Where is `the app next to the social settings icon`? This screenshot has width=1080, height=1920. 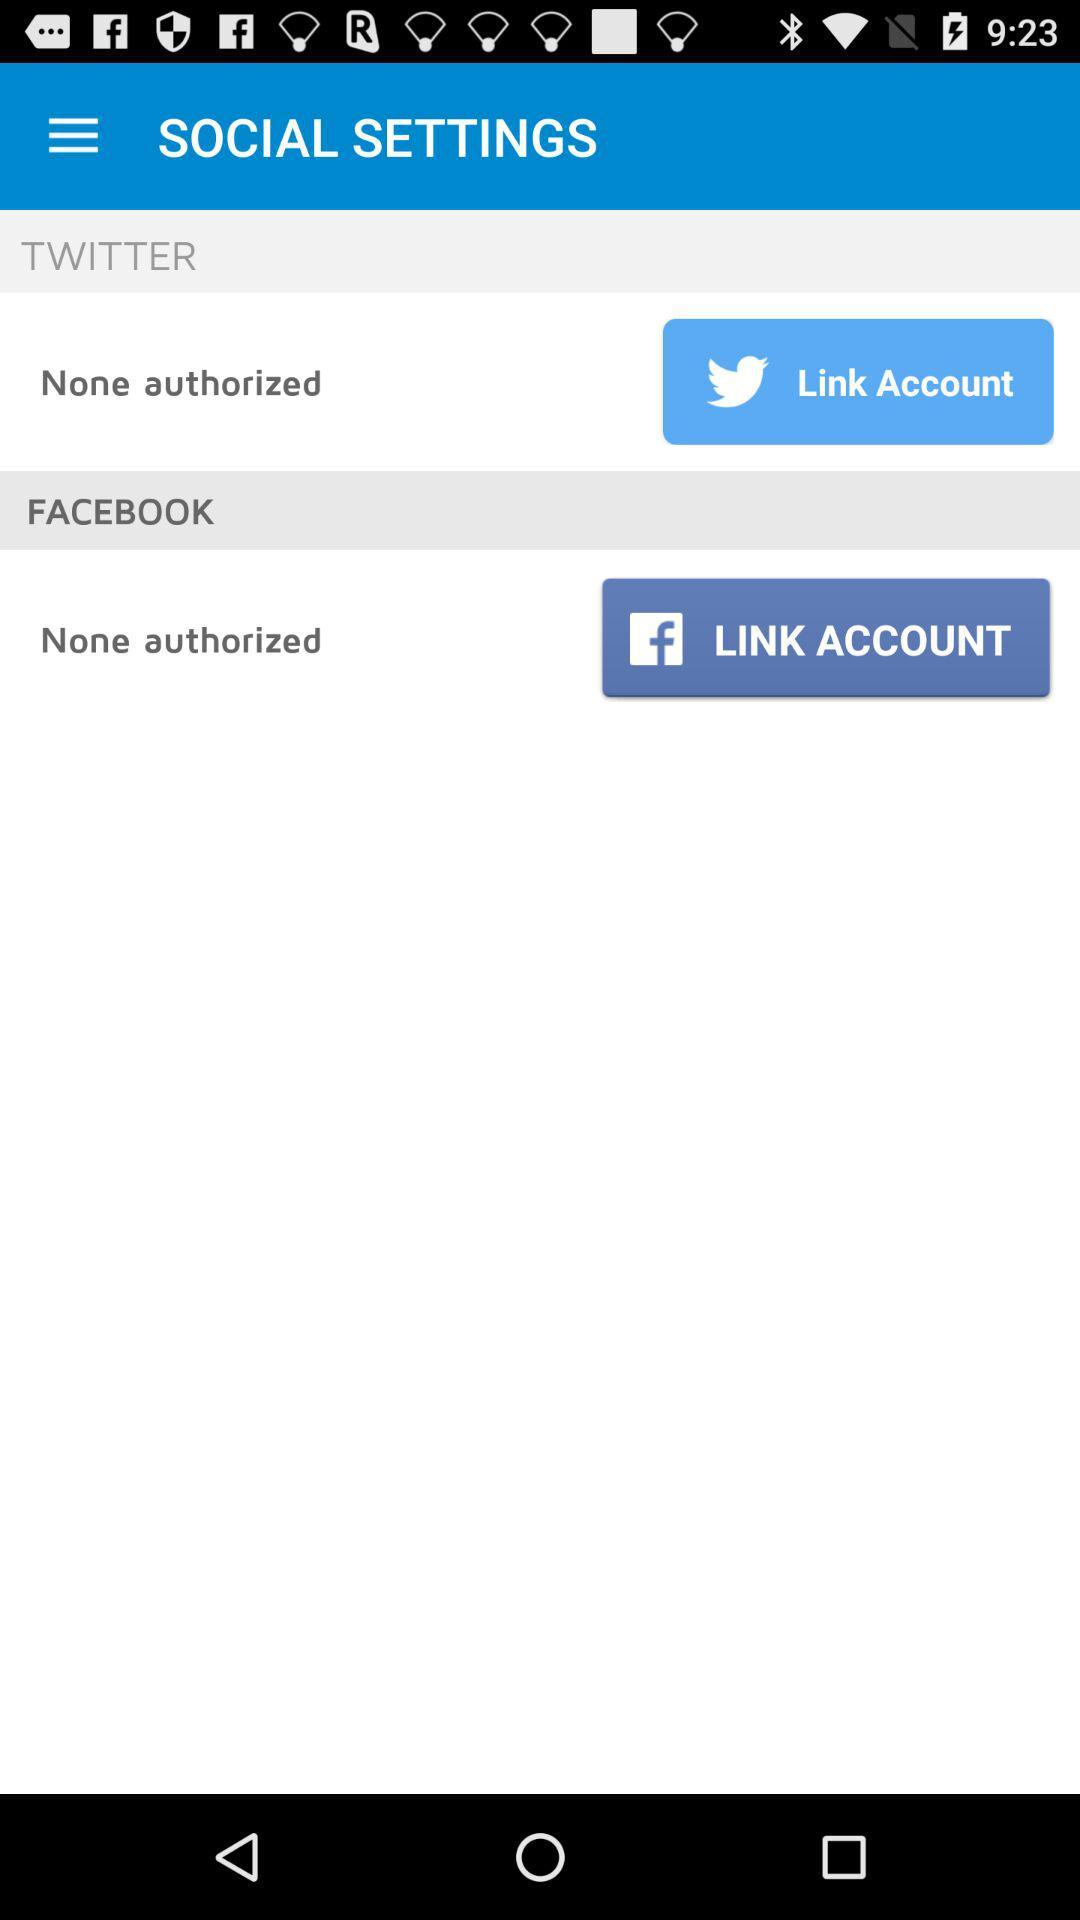
the app next to the social settings icon is located at coordinates (72, 135).